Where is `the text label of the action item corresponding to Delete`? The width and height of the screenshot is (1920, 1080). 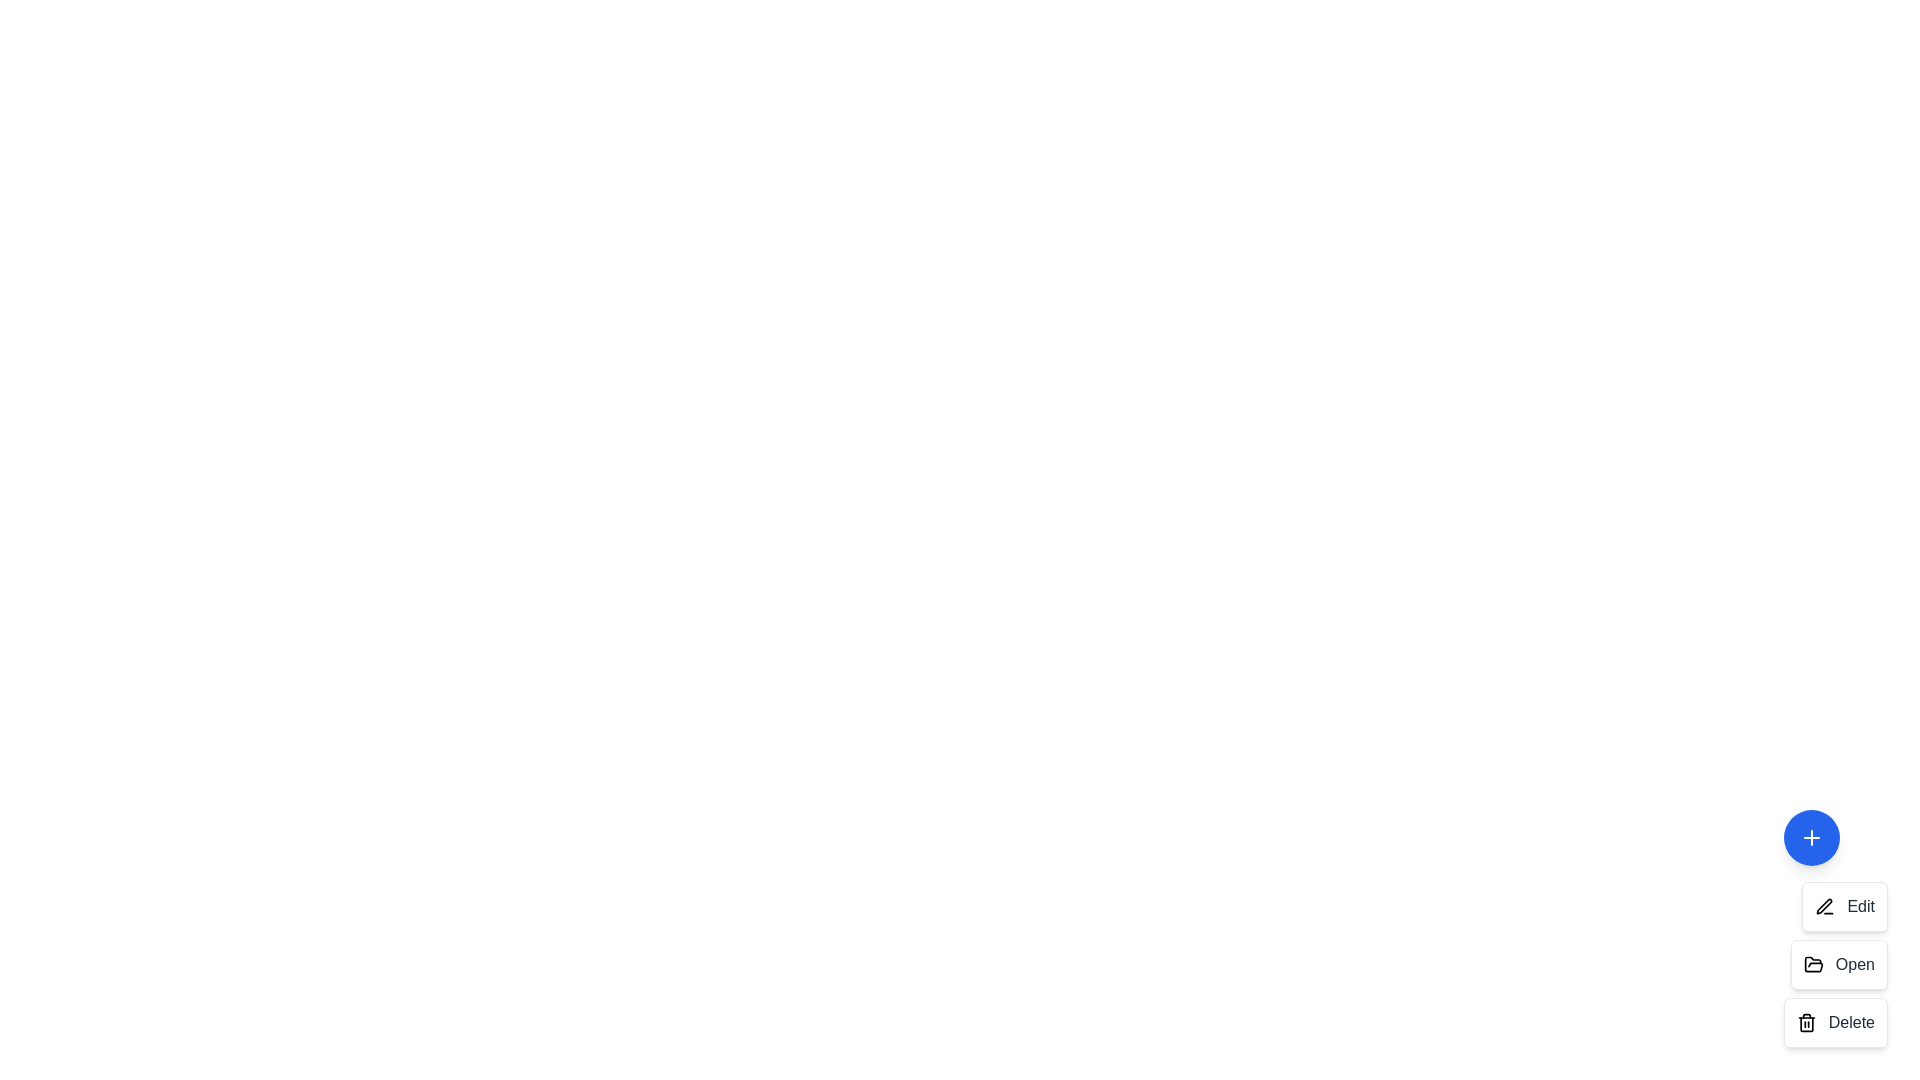 the text label of the action item corresponding to Delete is located at coordinates (1850, 1022).